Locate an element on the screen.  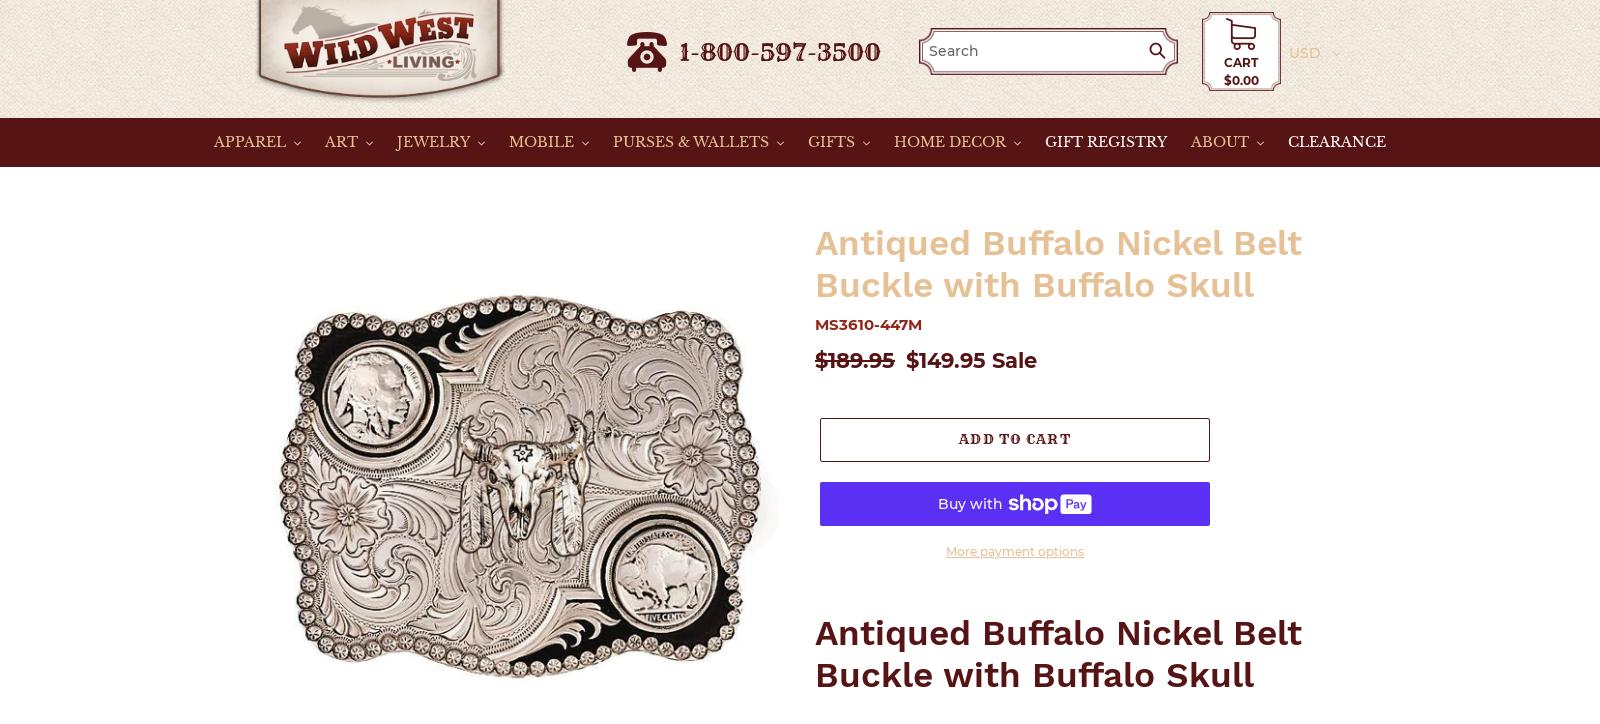
'ABOUT' is located at coordinates (1219, 140).